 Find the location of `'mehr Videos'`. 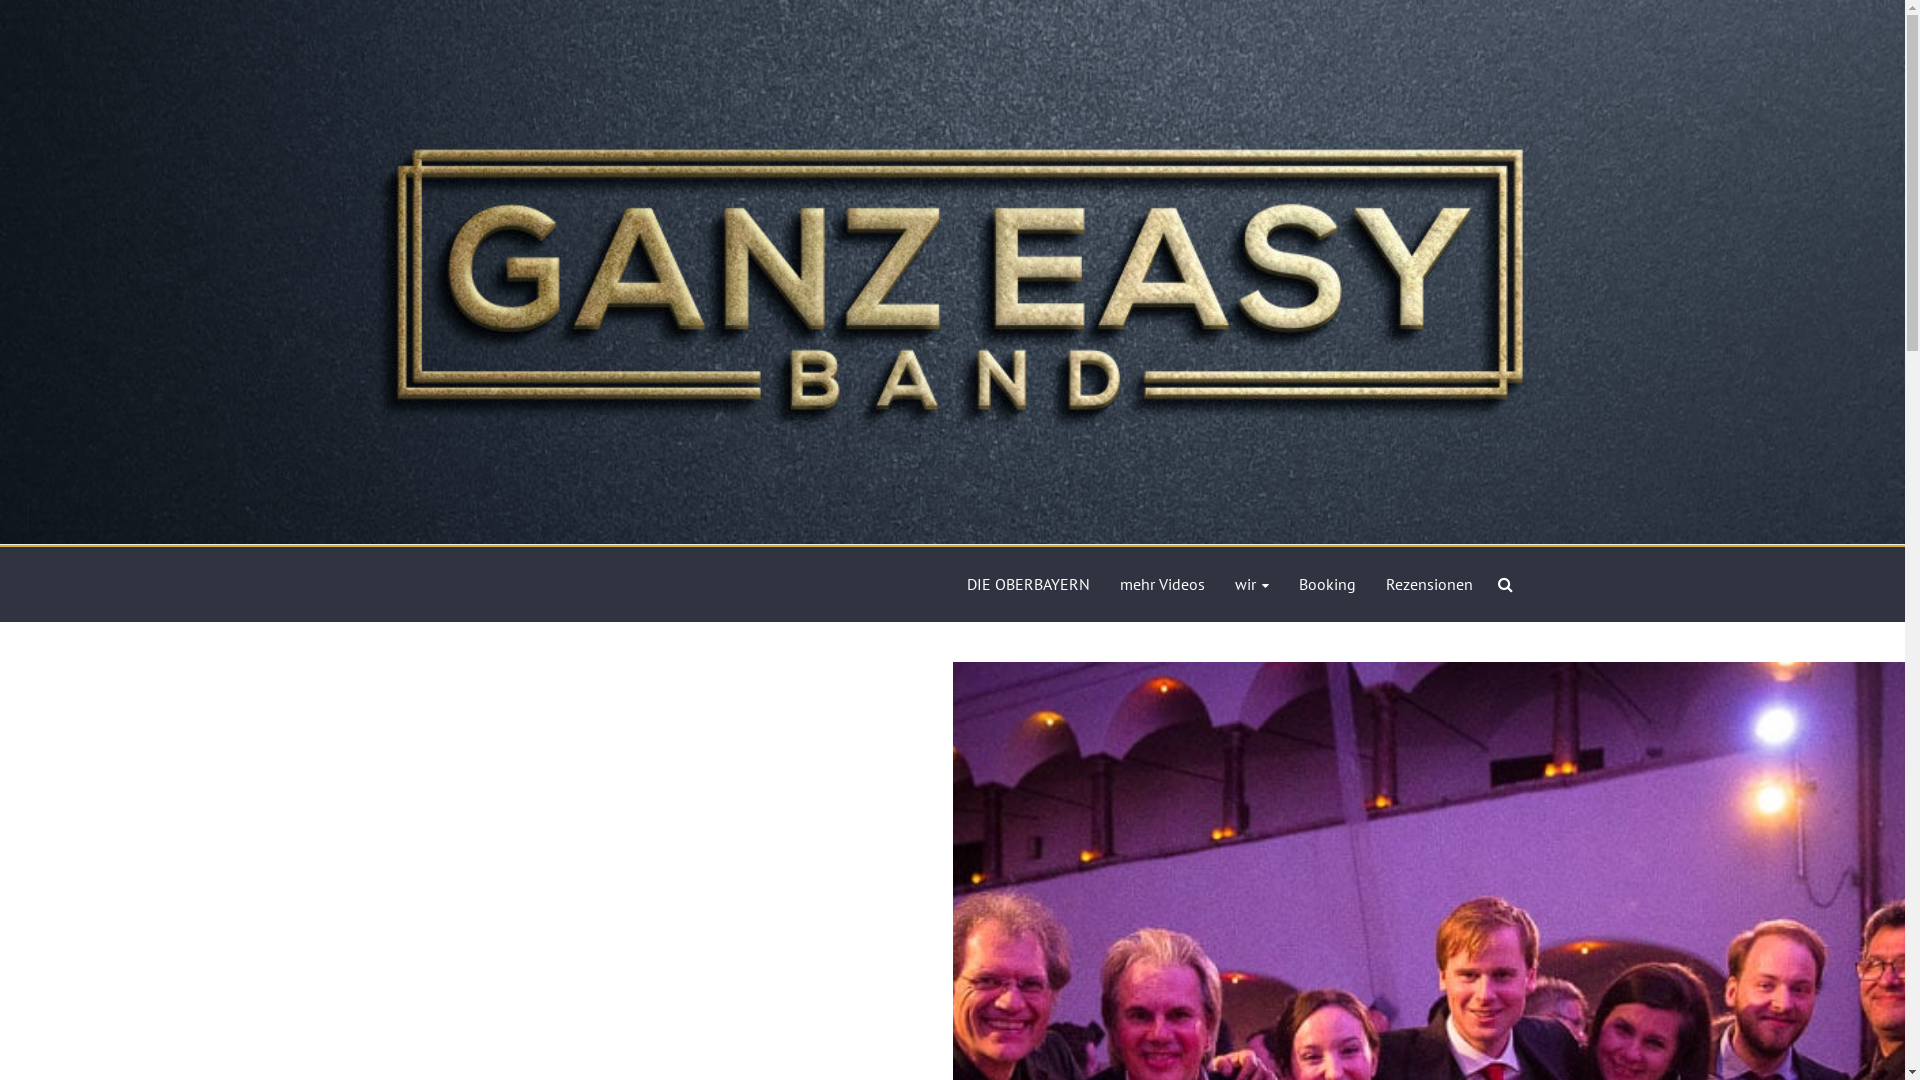

'mehr Videos' is located at coordinates (1162, 584).